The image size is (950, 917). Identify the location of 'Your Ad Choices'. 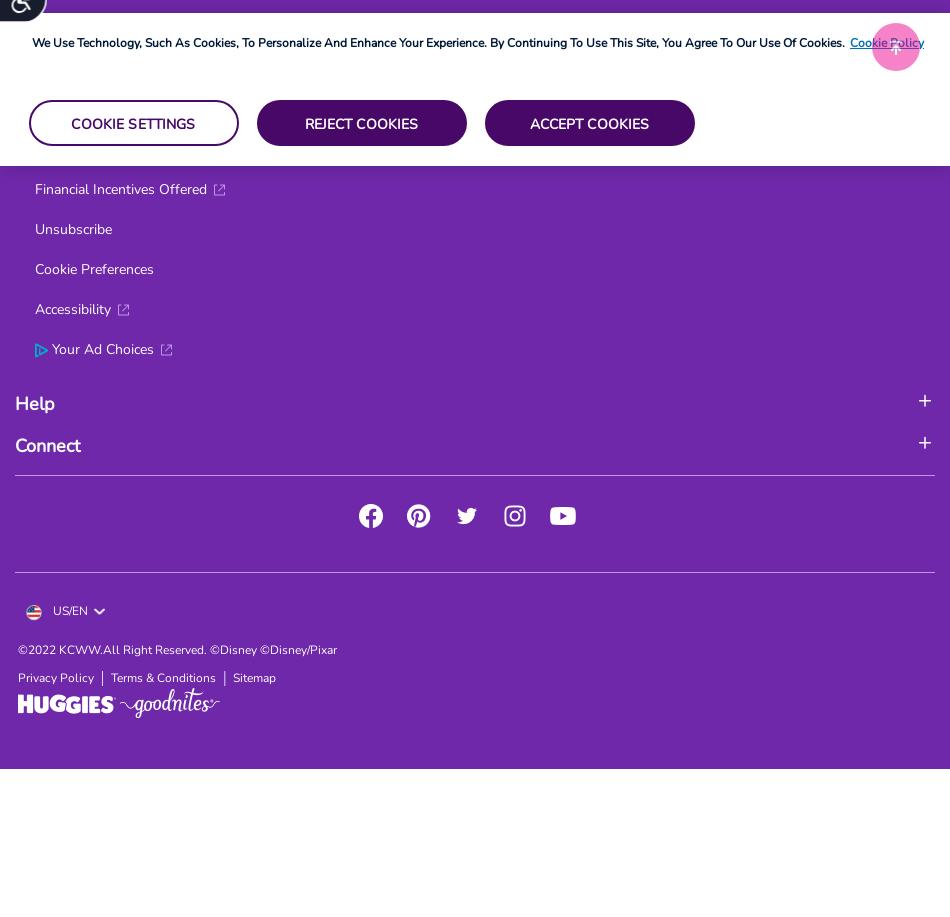
(100, 348).